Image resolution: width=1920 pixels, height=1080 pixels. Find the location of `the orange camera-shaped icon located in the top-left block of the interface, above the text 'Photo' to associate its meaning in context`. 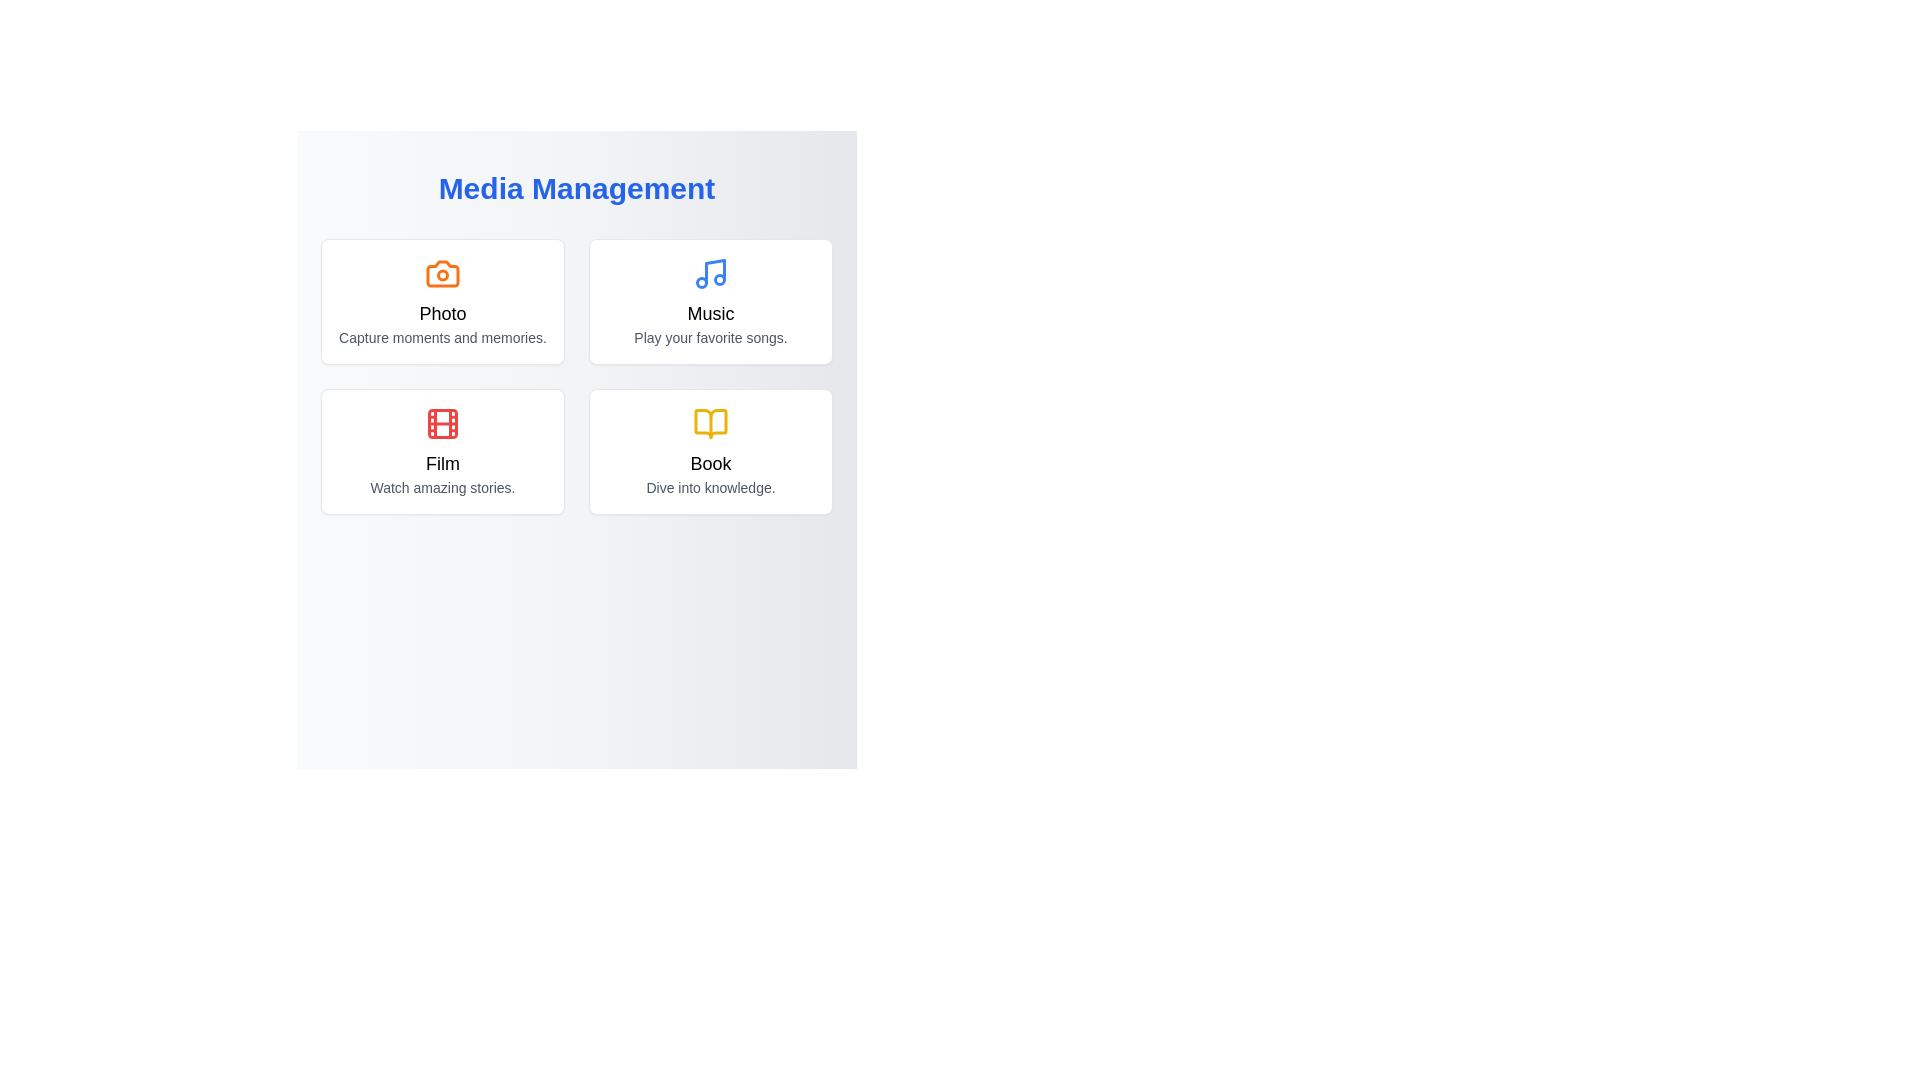

the orange camera-shaped icon located in the top-left block of the interface, above the text 'Photo' to associate its meaning in context is located at coordinates (441, 273).